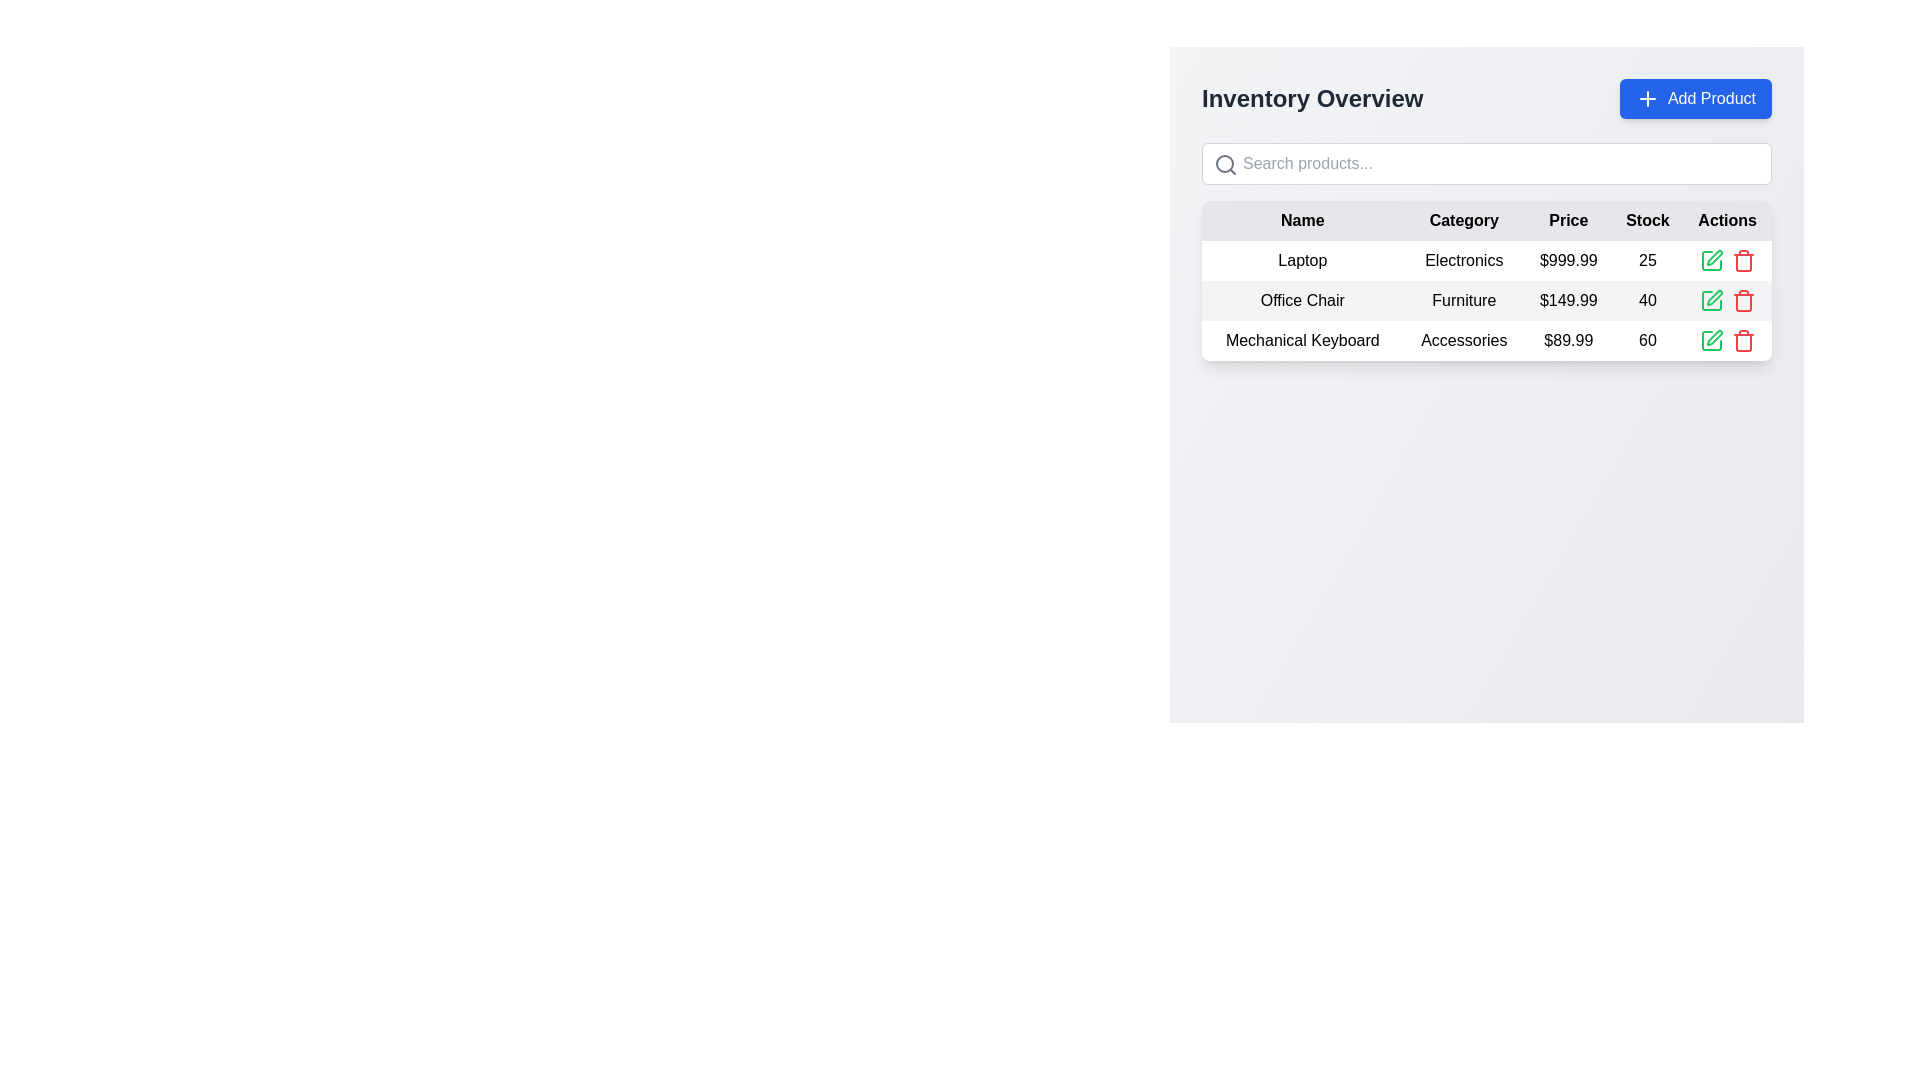 Image resolution: width=1920 pixels, height=1080 pixels. I want to click on the edit button icon for the 'Office Chair' entry in the inventory system to initiate editing, so click(1710, 300).